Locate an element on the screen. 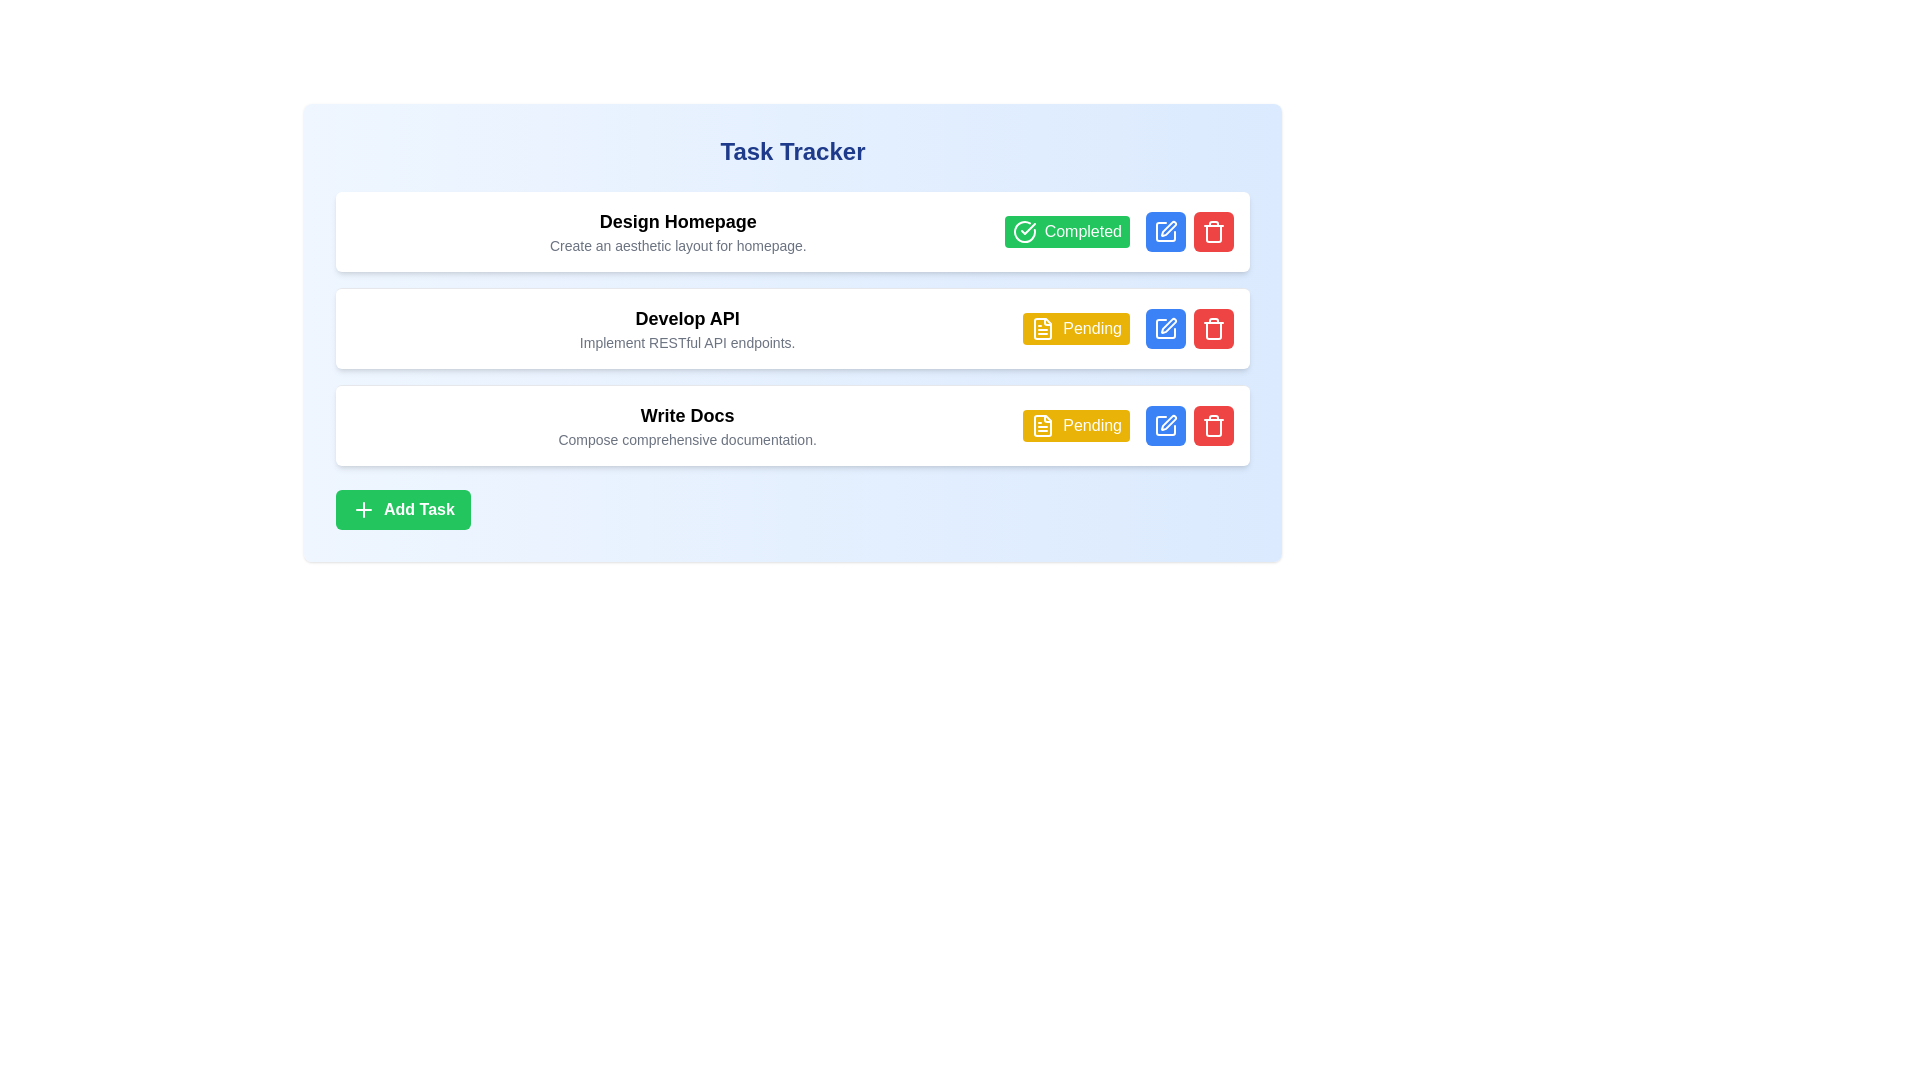  the Text label that serves as the title of the task 'Design Homepage', positioned at the top of the first task in the vertical list is located at coordinates (678, 222).